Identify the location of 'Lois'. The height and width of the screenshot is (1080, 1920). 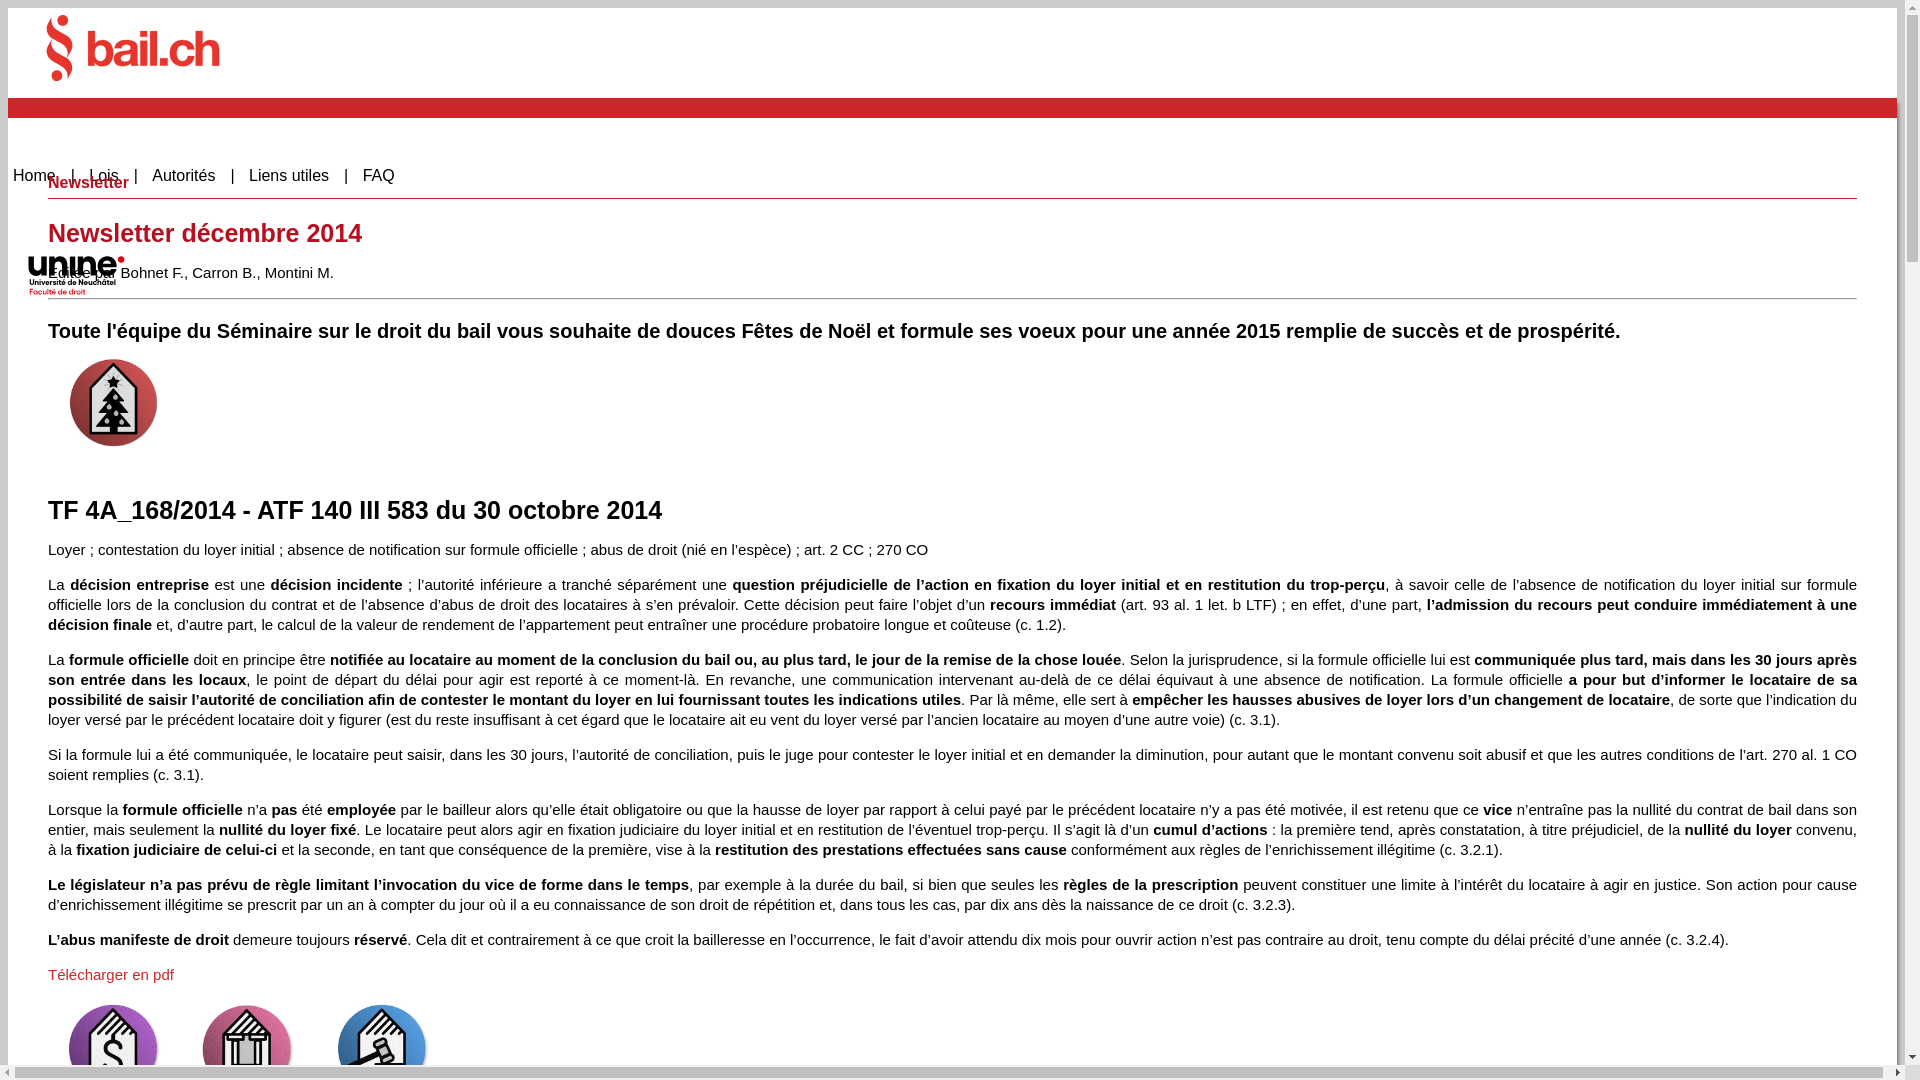
(112, 175).